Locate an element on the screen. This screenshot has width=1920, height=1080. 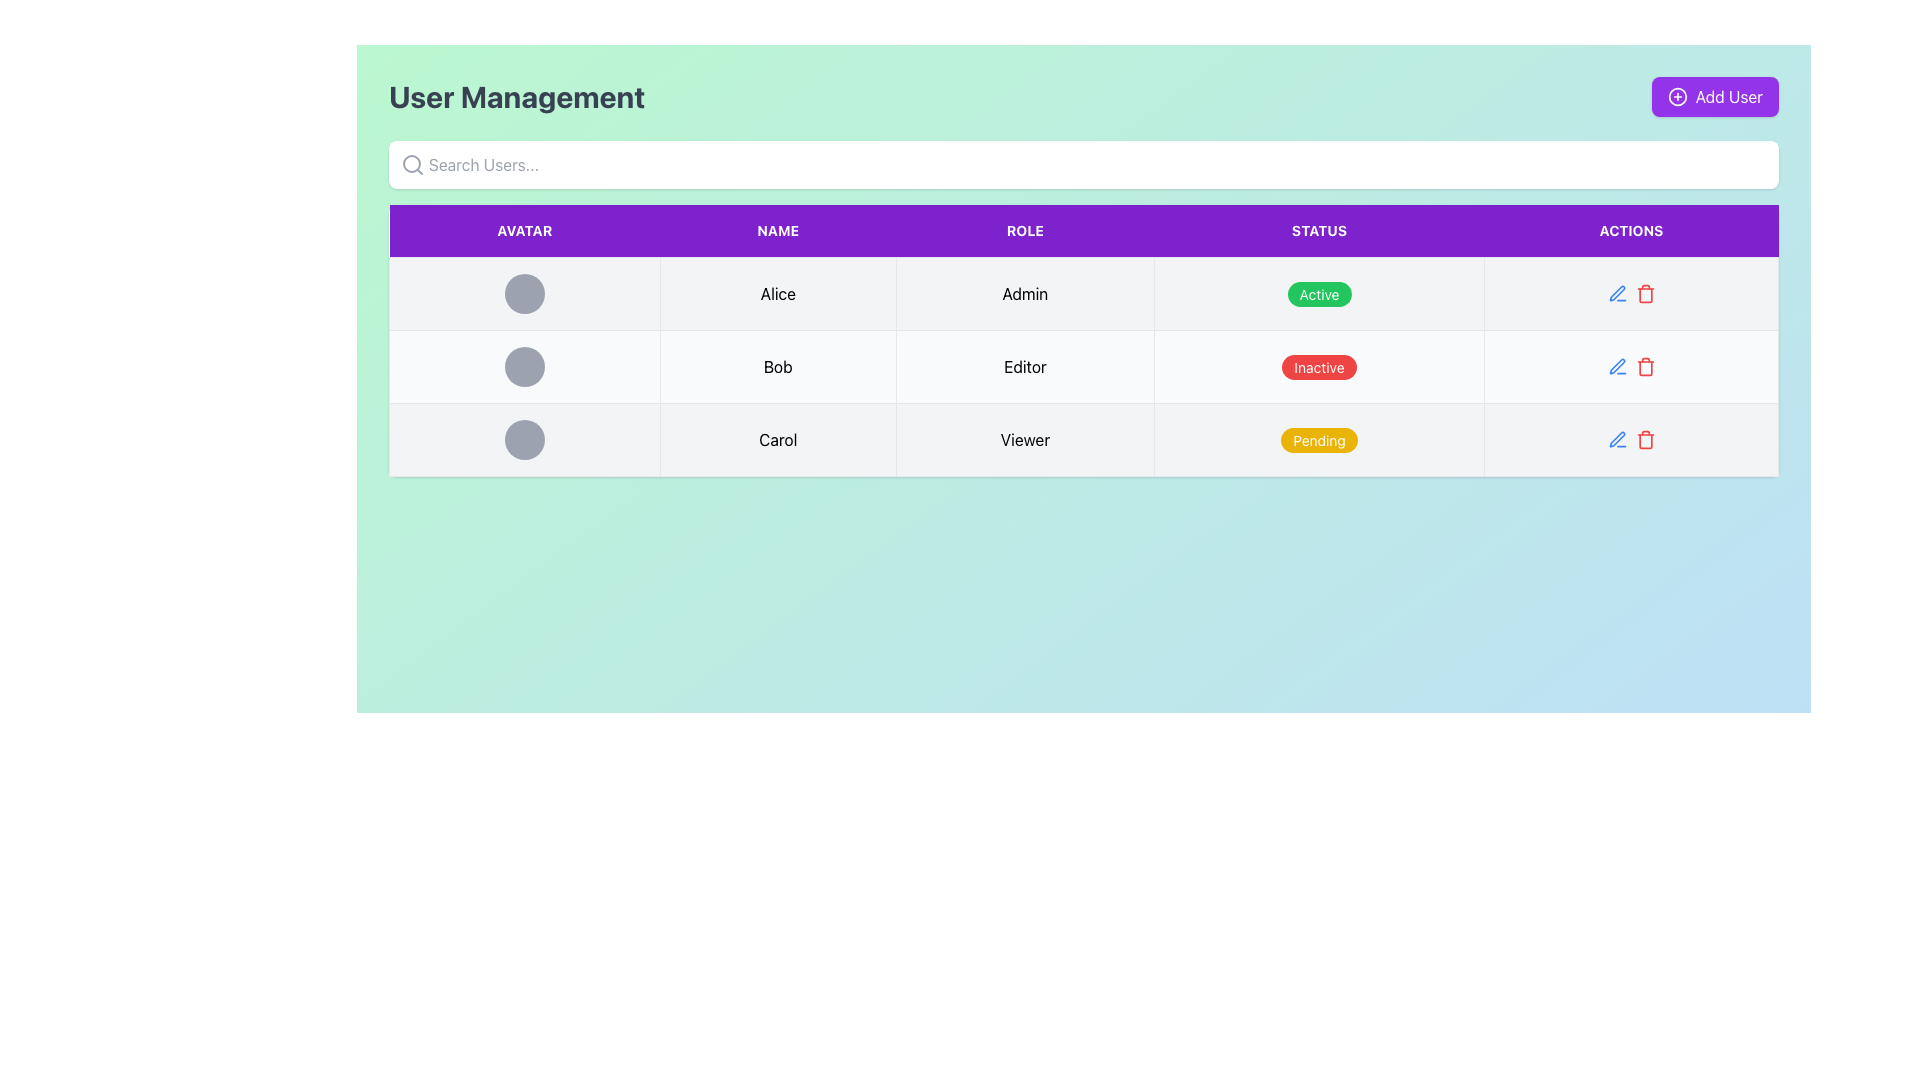
the red trash bin icon in the Actions column for the user 'Alice' is located at coordinates (1631, 293).